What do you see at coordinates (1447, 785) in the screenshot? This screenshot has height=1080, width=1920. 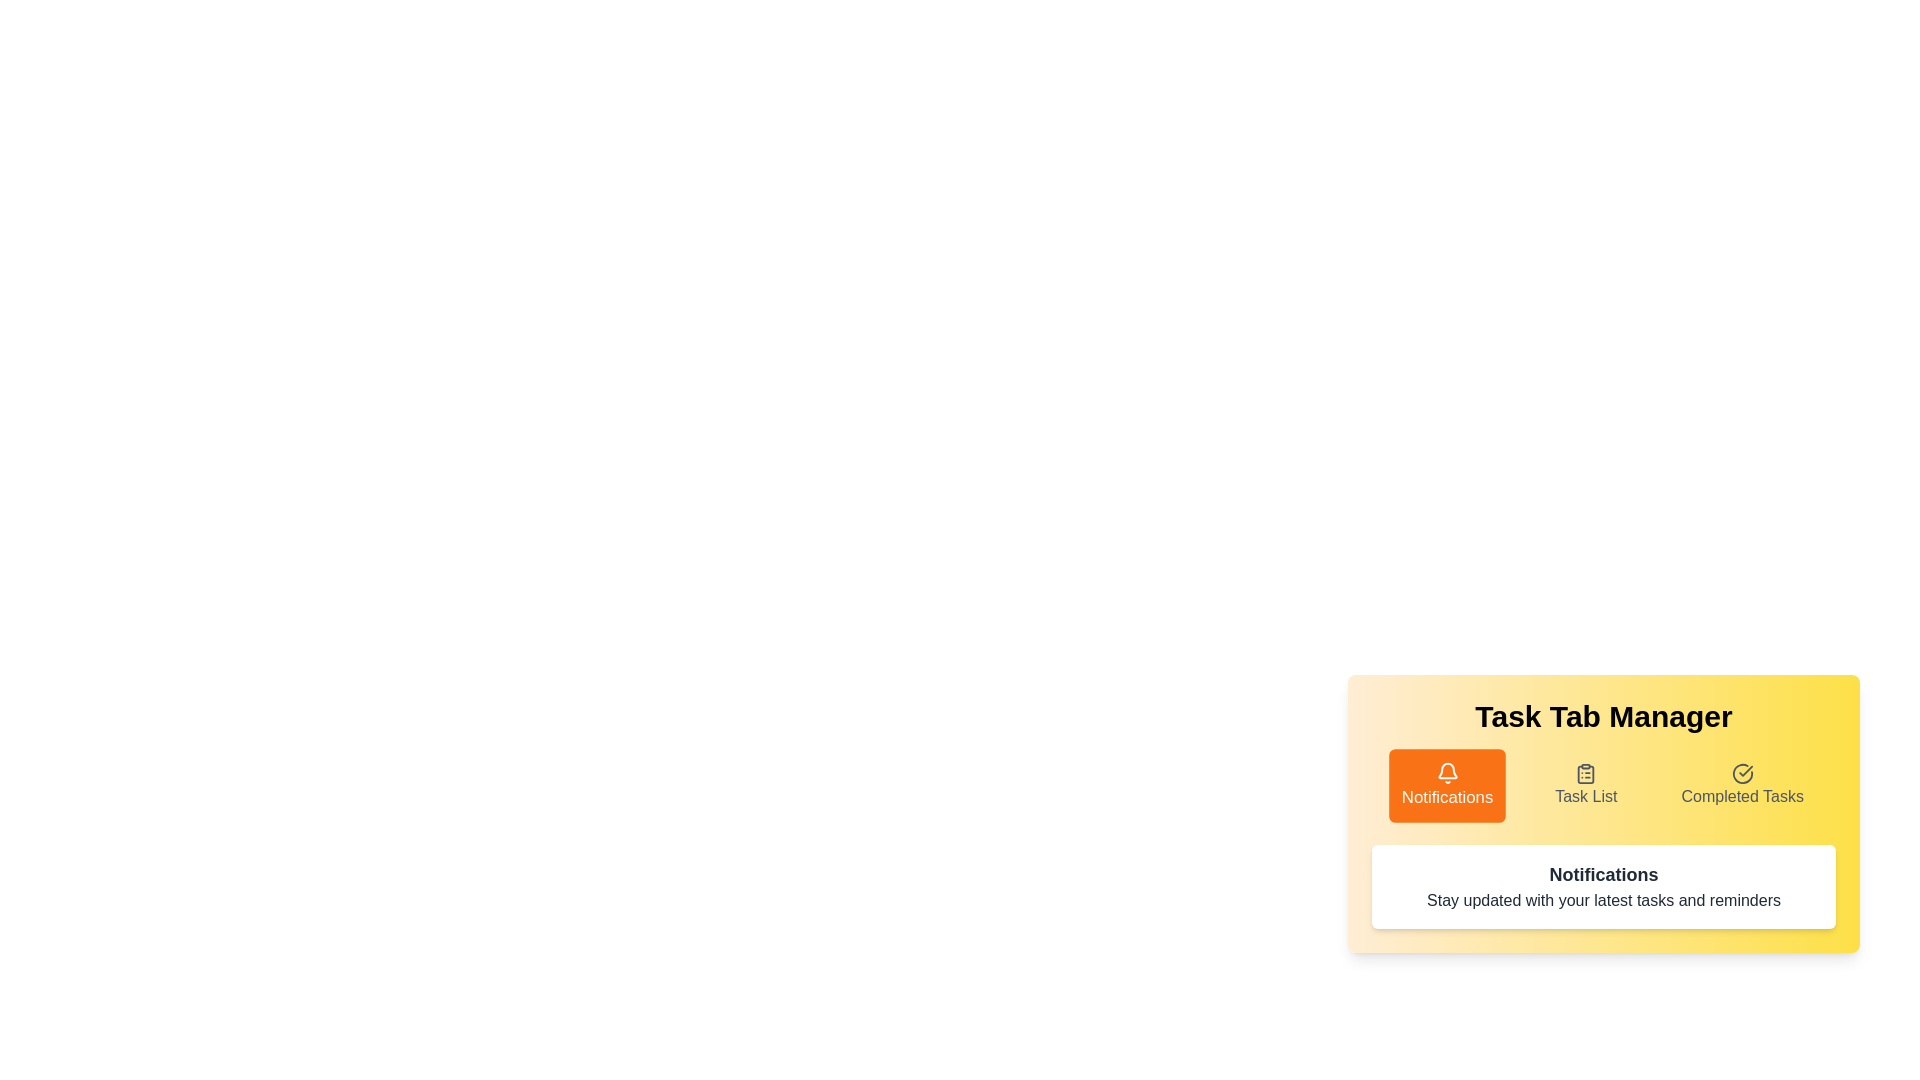 I see `the tab labeled Notifications by clicking on it` at bounding box center [1447, 785].